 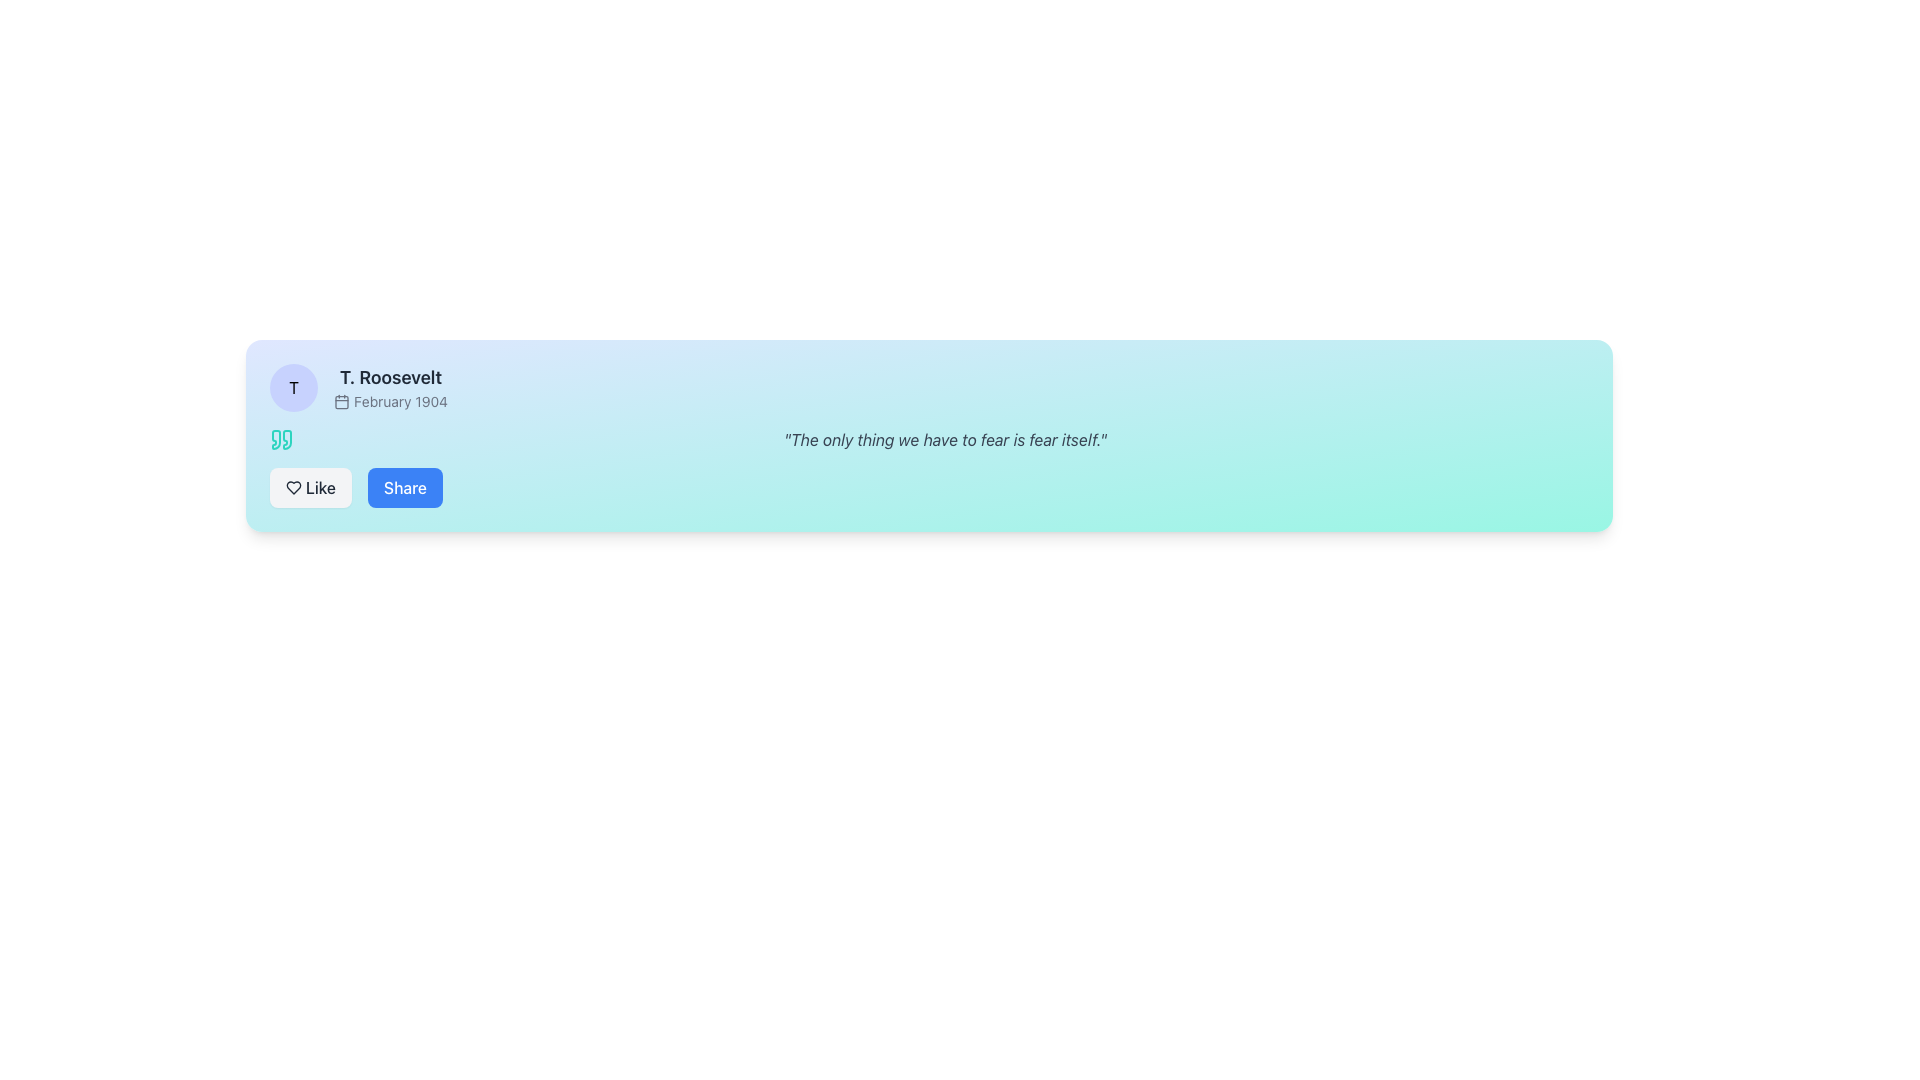 I want to click on the circular badge or avatar that serves as a profile picture placeholder, identified by a single letter, positioned to the far left of the text 'T. Roosevelt' and 'February 1904', so click(x=292, y=388).